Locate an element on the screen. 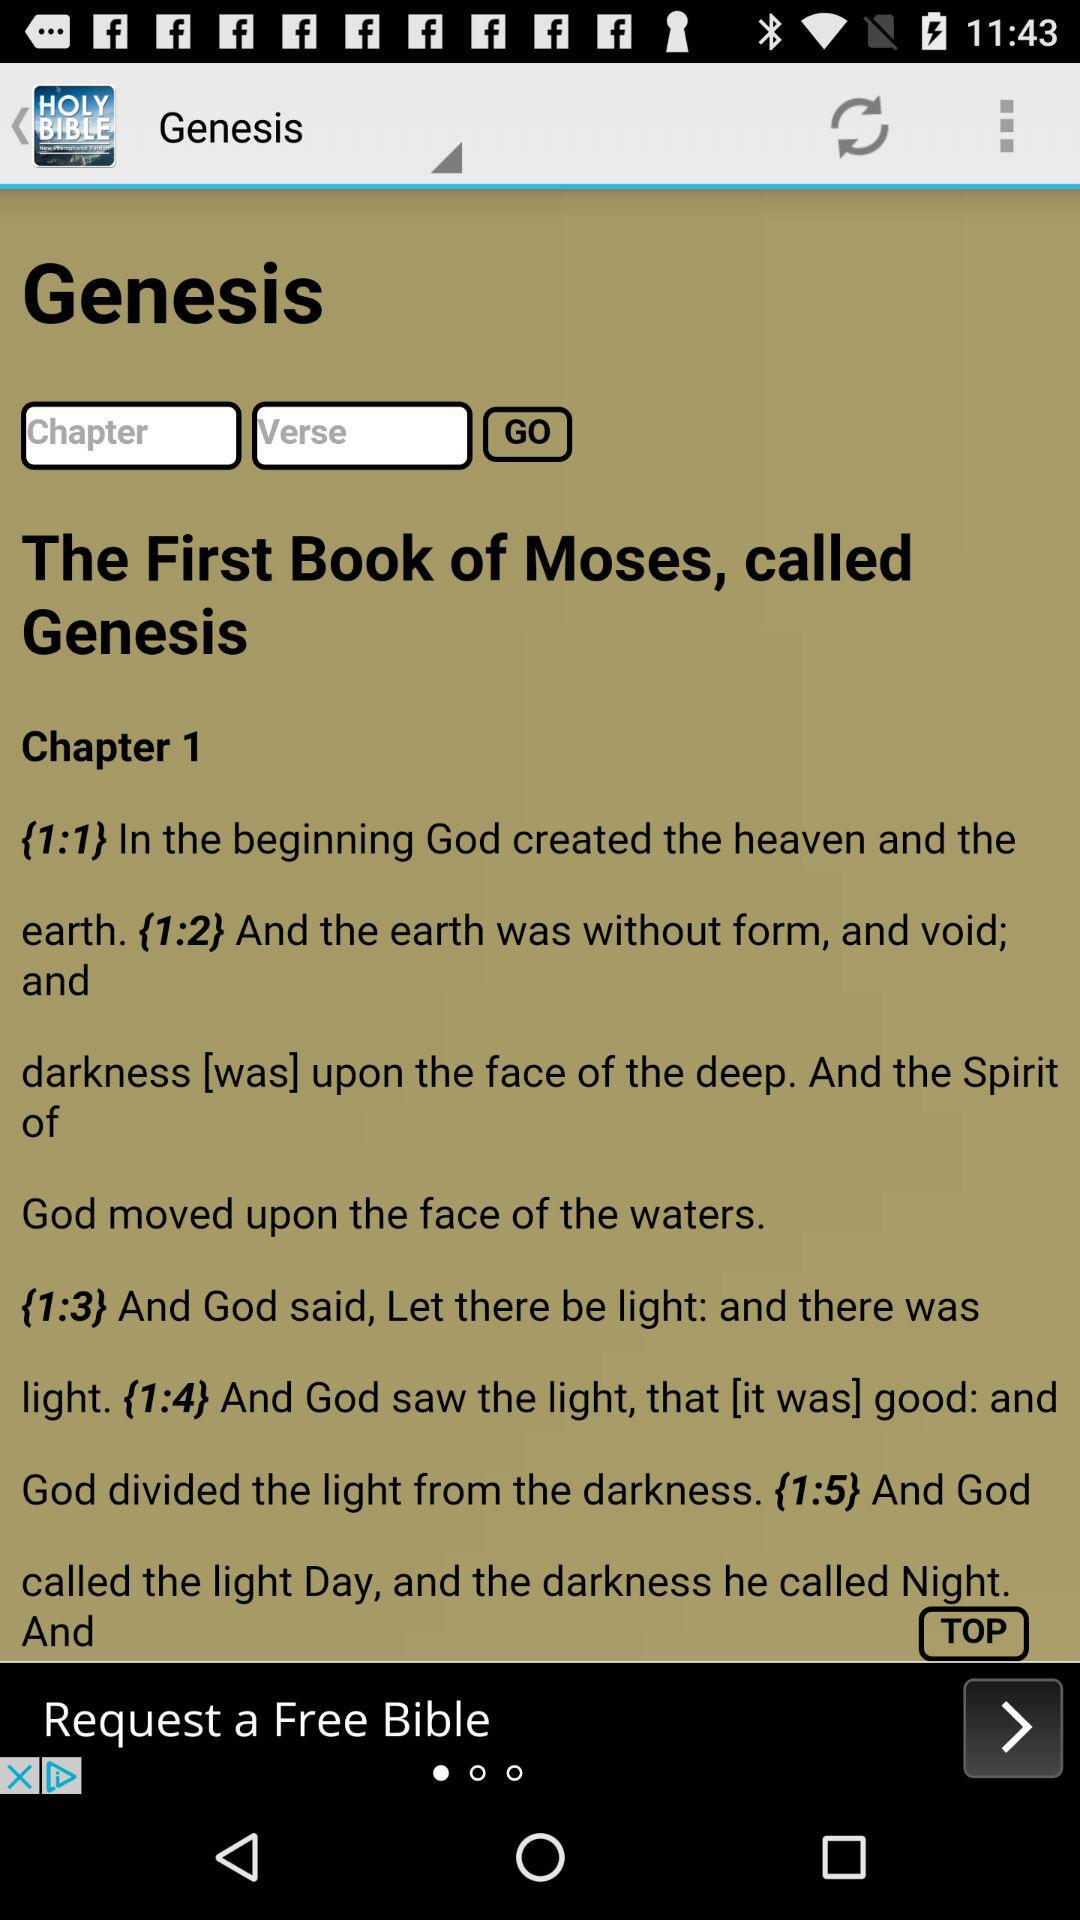 This screenshot has height=1920, width=1080. go back is located at coordinates (540, 1727).